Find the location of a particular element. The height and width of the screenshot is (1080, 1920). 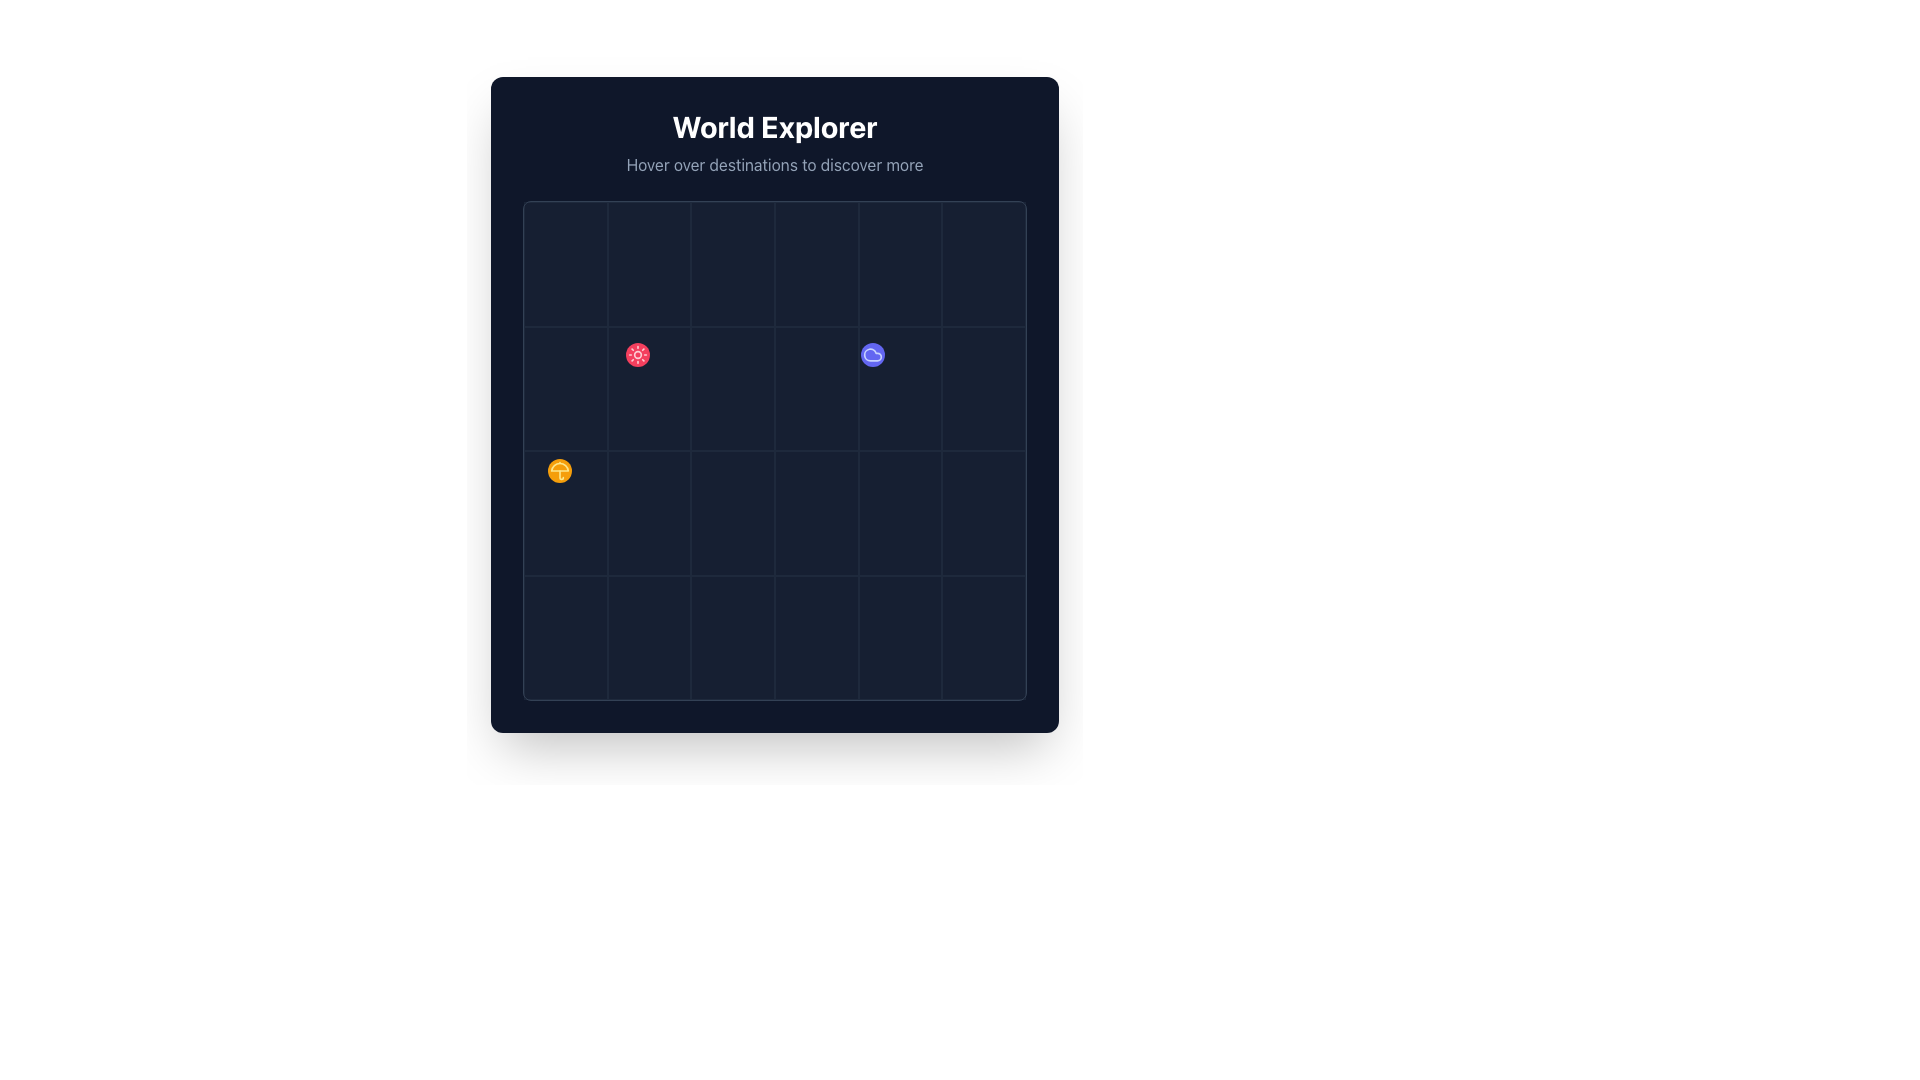

the grid cell located in the bottom-right corner of a 4x6 grid layout, which is the last cell in the last row is located at coordinates (984, 637).